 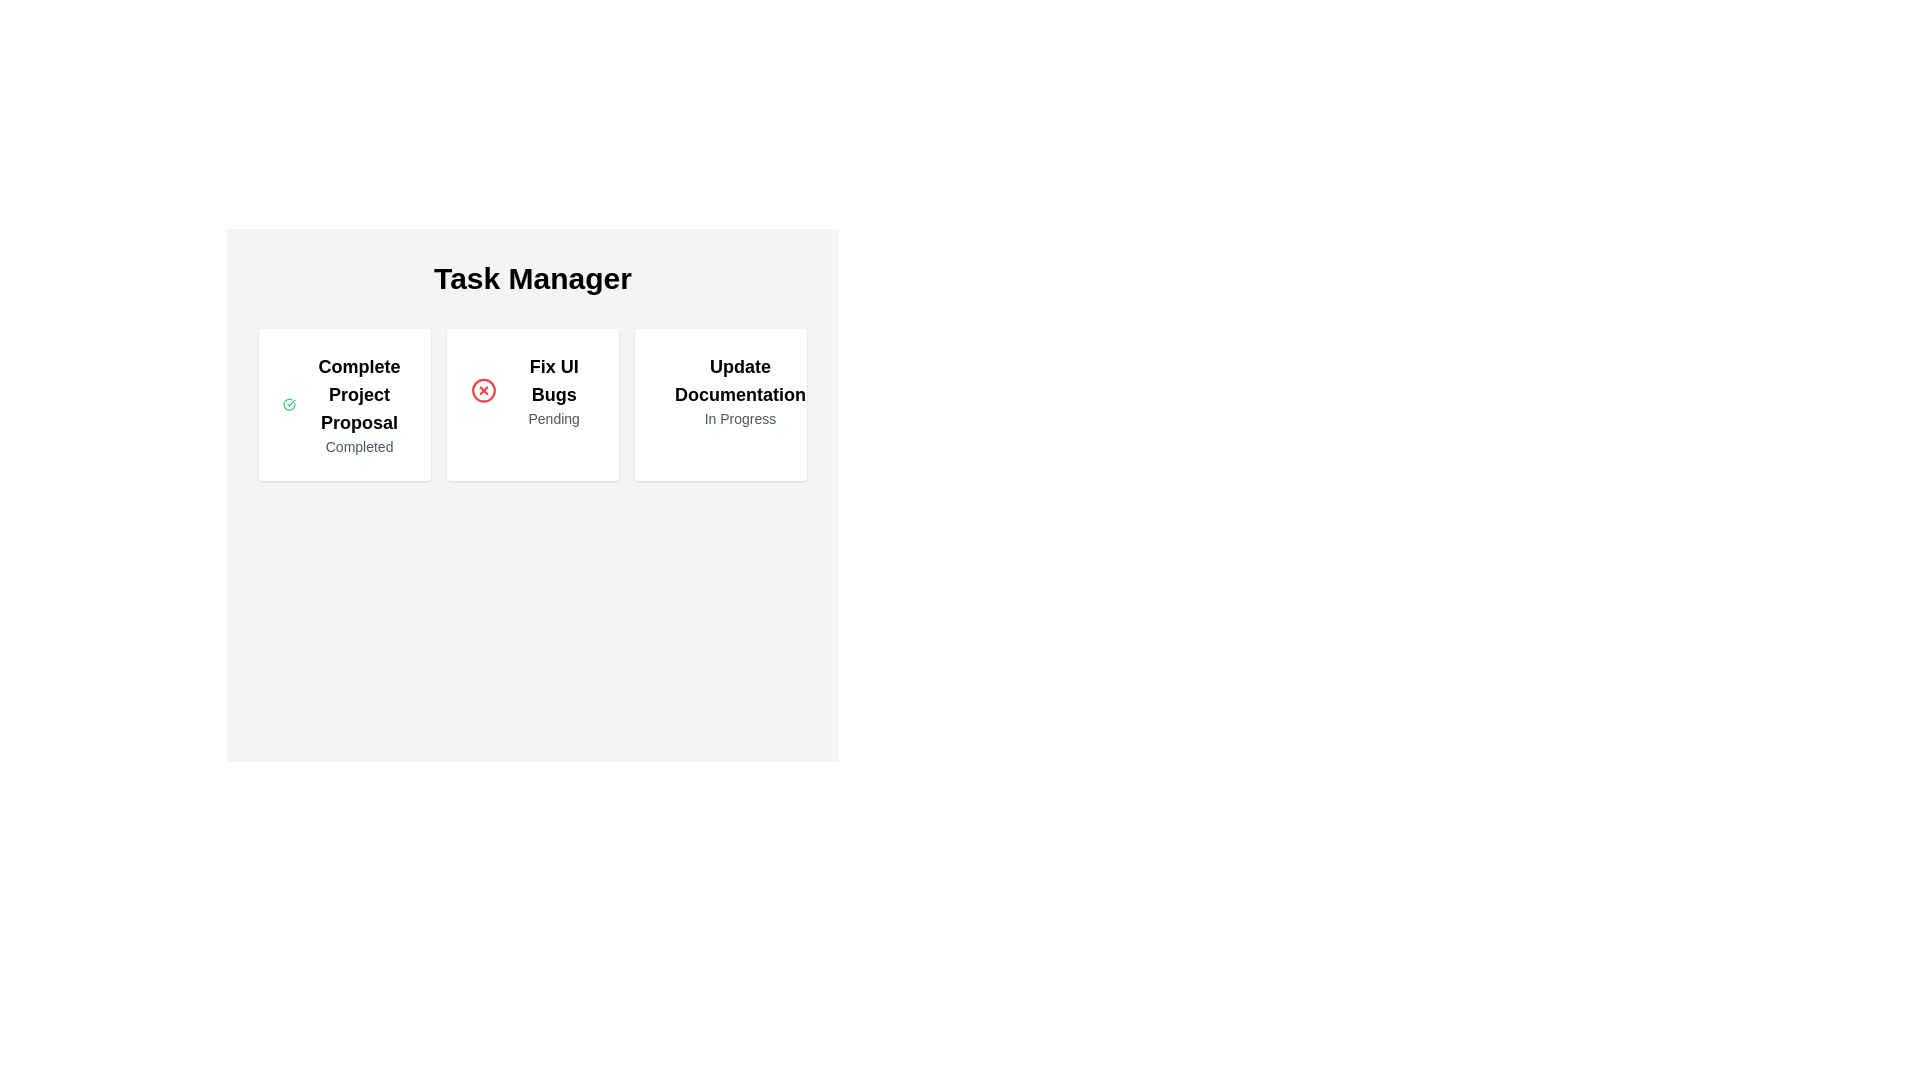 I want to click on the middle card in the 'Task Manager' section that displays the status 'Fix UI Bugs' with 'Pending' below it, so click(x=554, y=390).